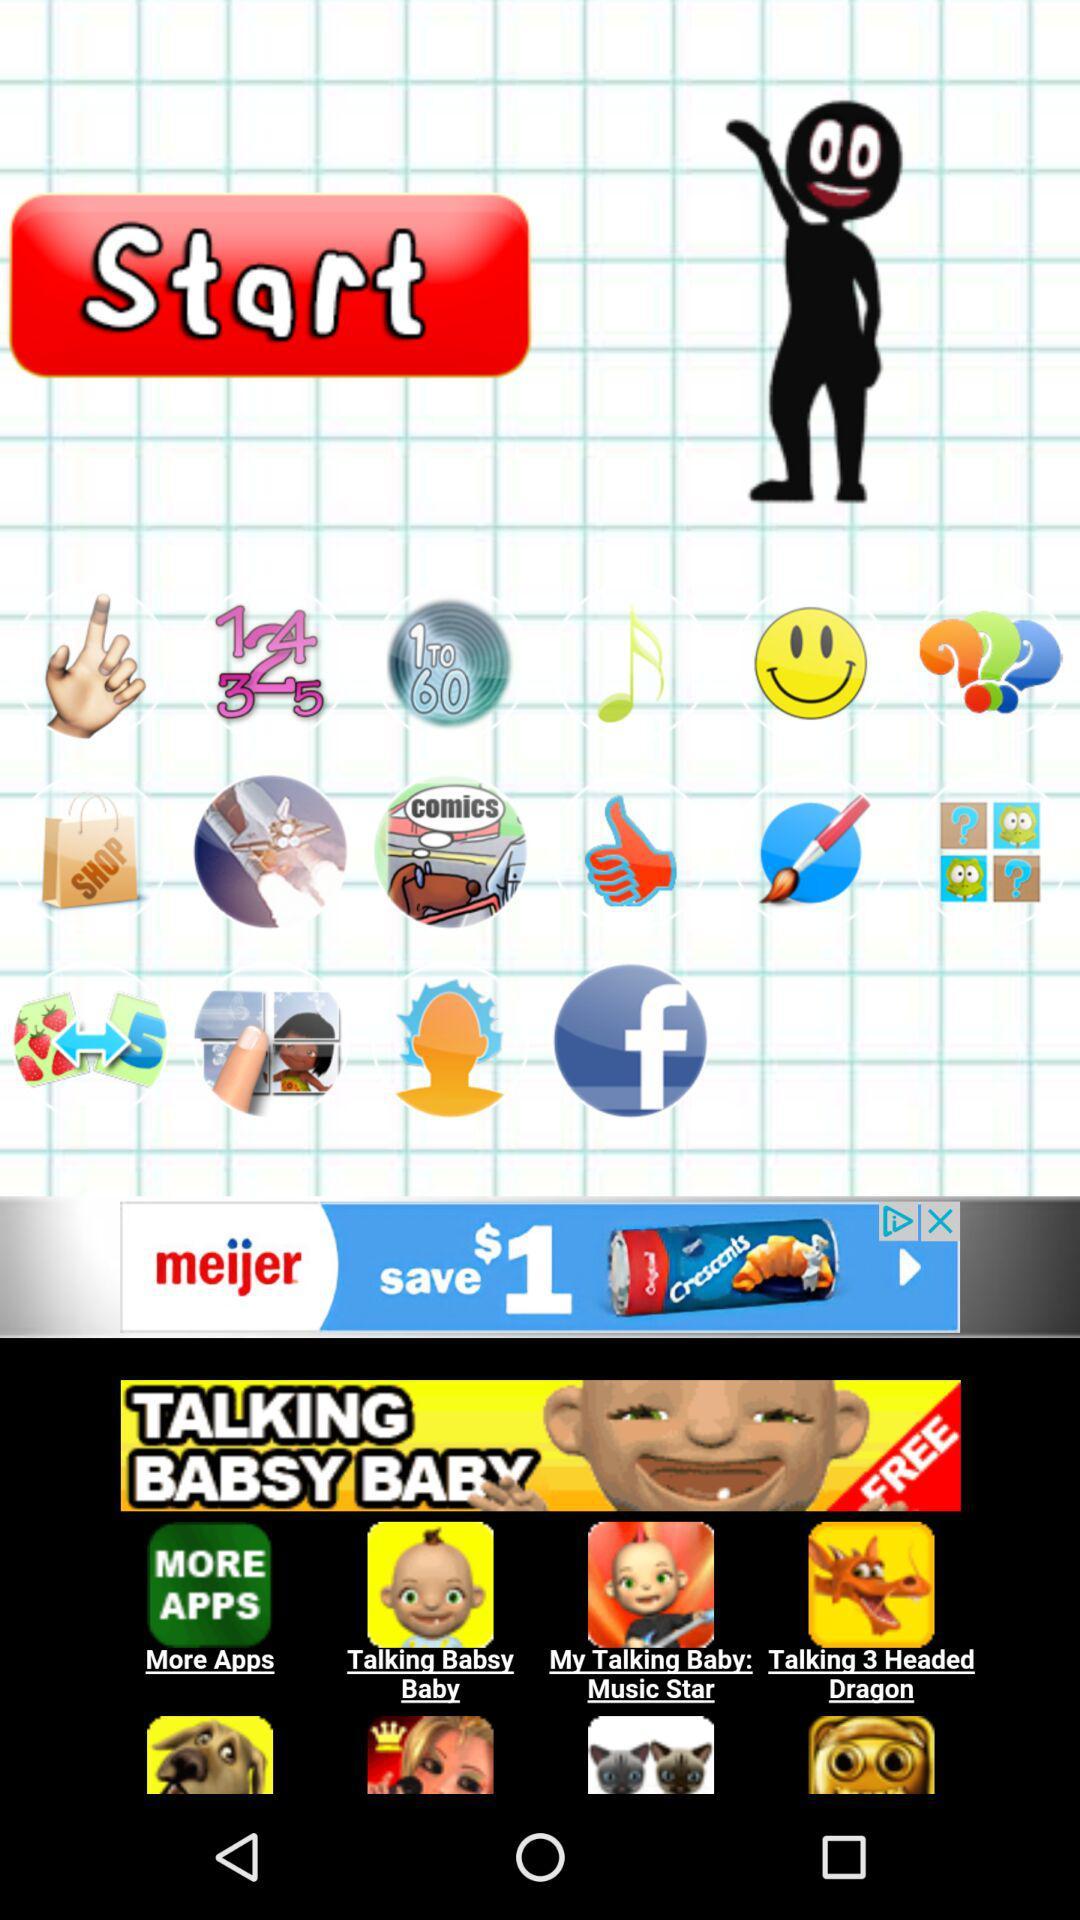 The width and height of the screenshot is (1080, 1920). Describe the element at coordinates (810, 709) in the screenshot. I see `the emoji icon` at that location.